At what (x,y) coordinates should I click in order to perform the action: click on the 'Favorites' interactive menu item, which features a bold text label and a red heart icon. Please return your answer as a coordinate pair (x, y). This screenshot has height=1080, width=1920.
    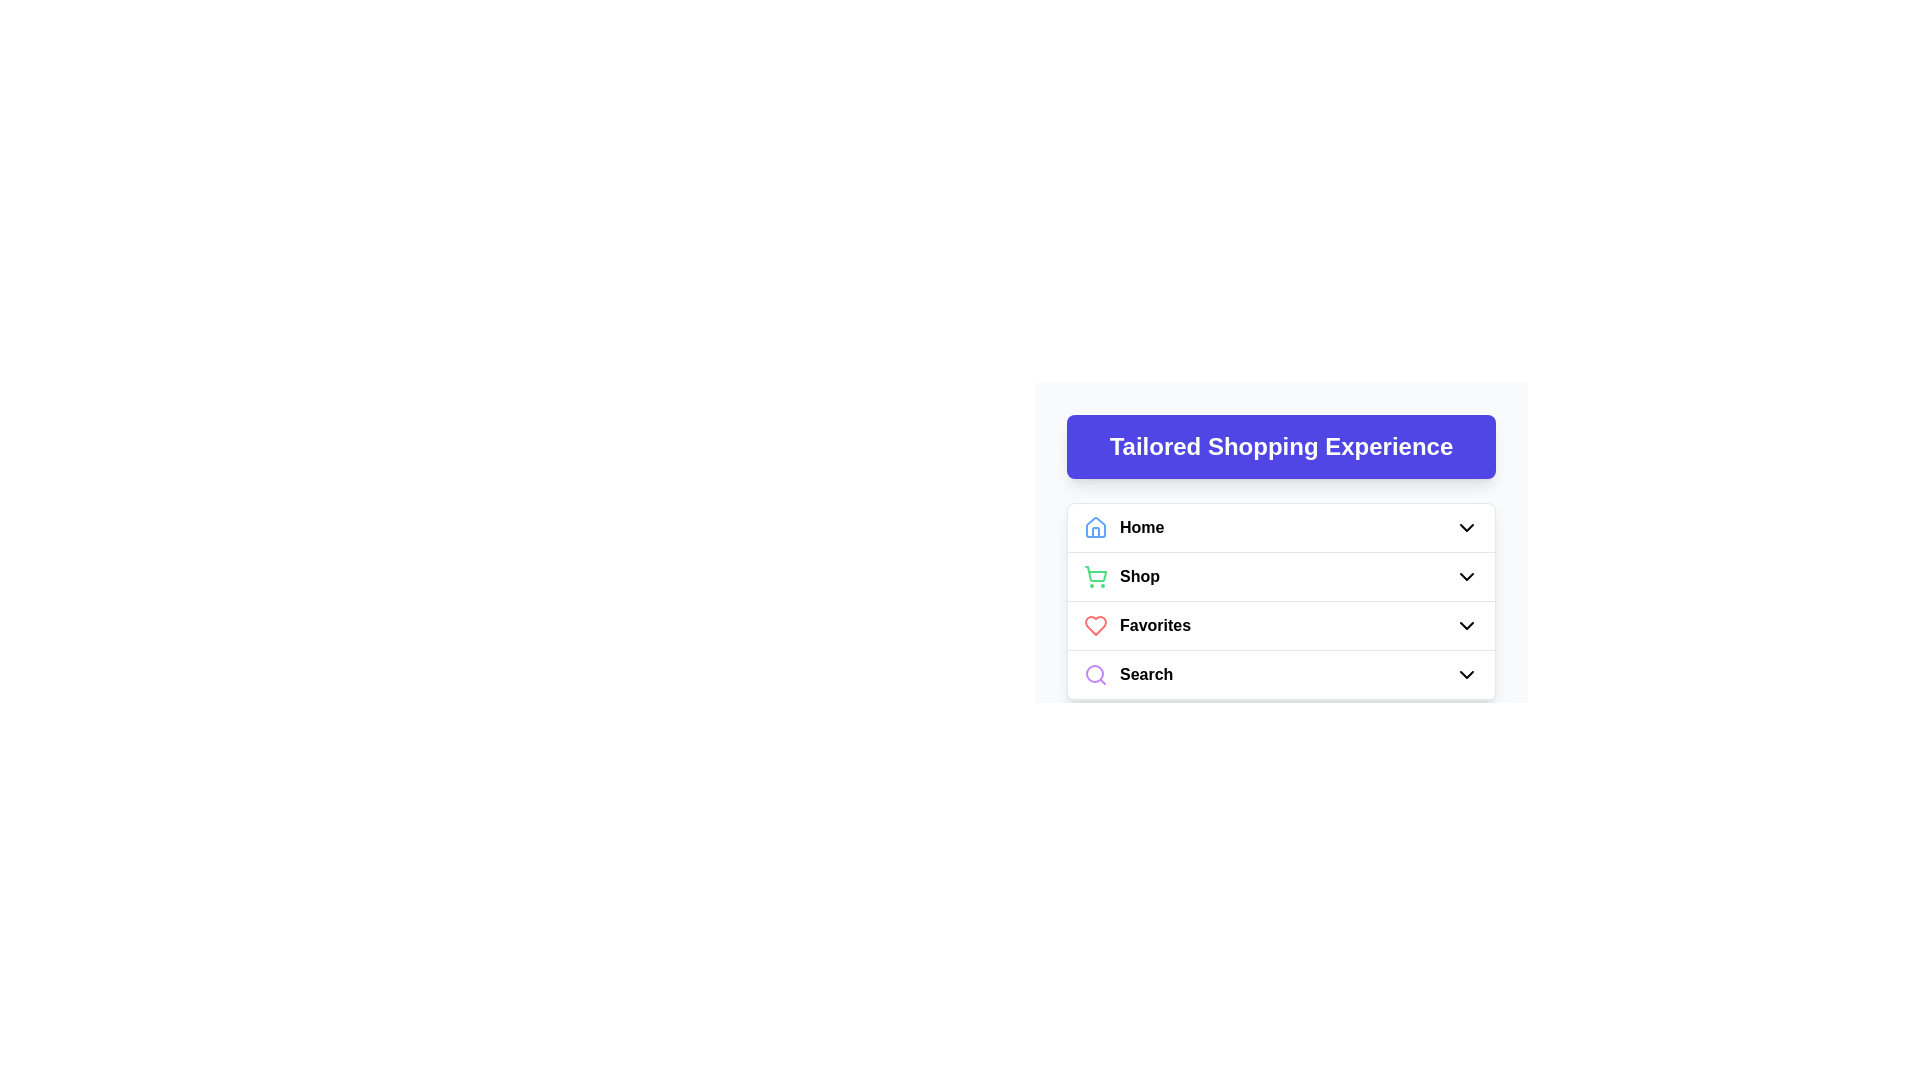
    Looking at the image, I should click on (1281, 624).